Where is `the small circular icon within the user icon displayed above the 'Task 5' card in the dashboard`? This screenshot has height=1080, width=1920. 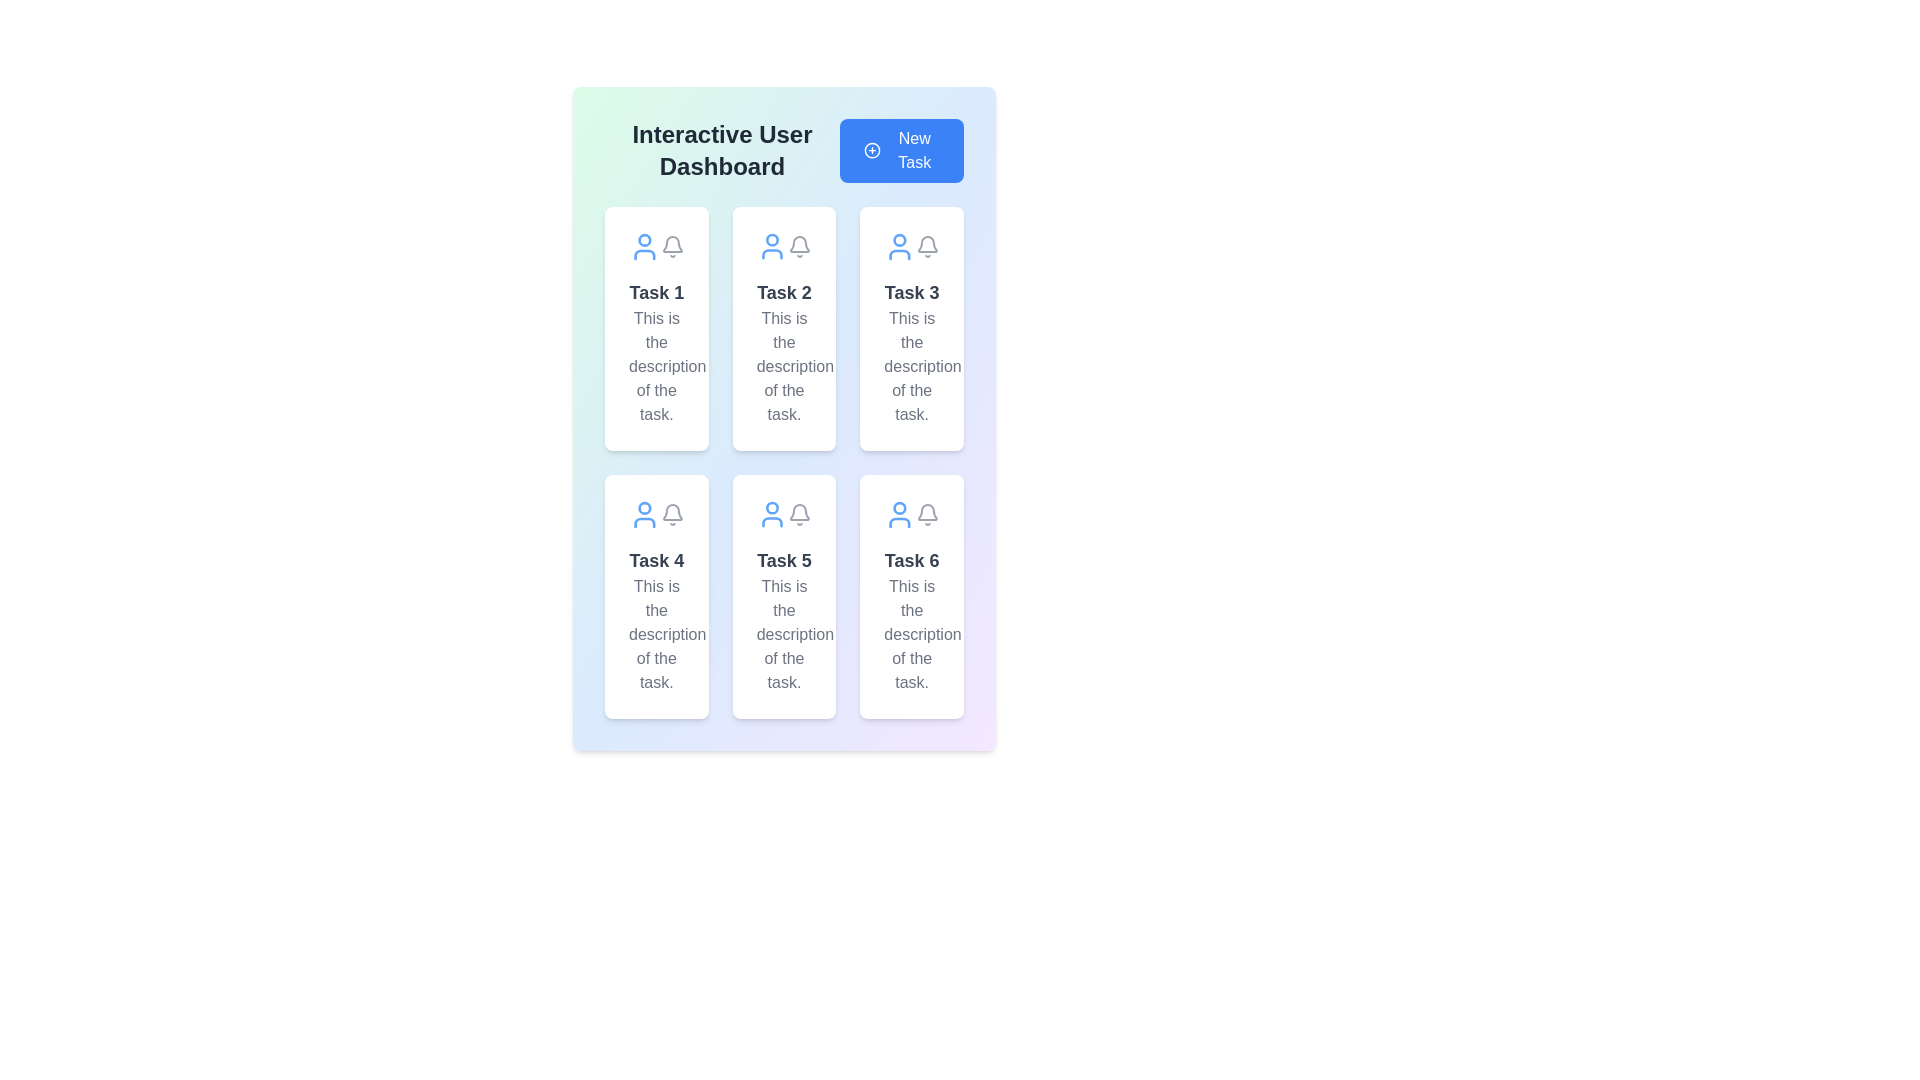 the small circular icon within the user icon displayed above the 'Task 5' card in the dashboard is located at coordinates (771, 507).